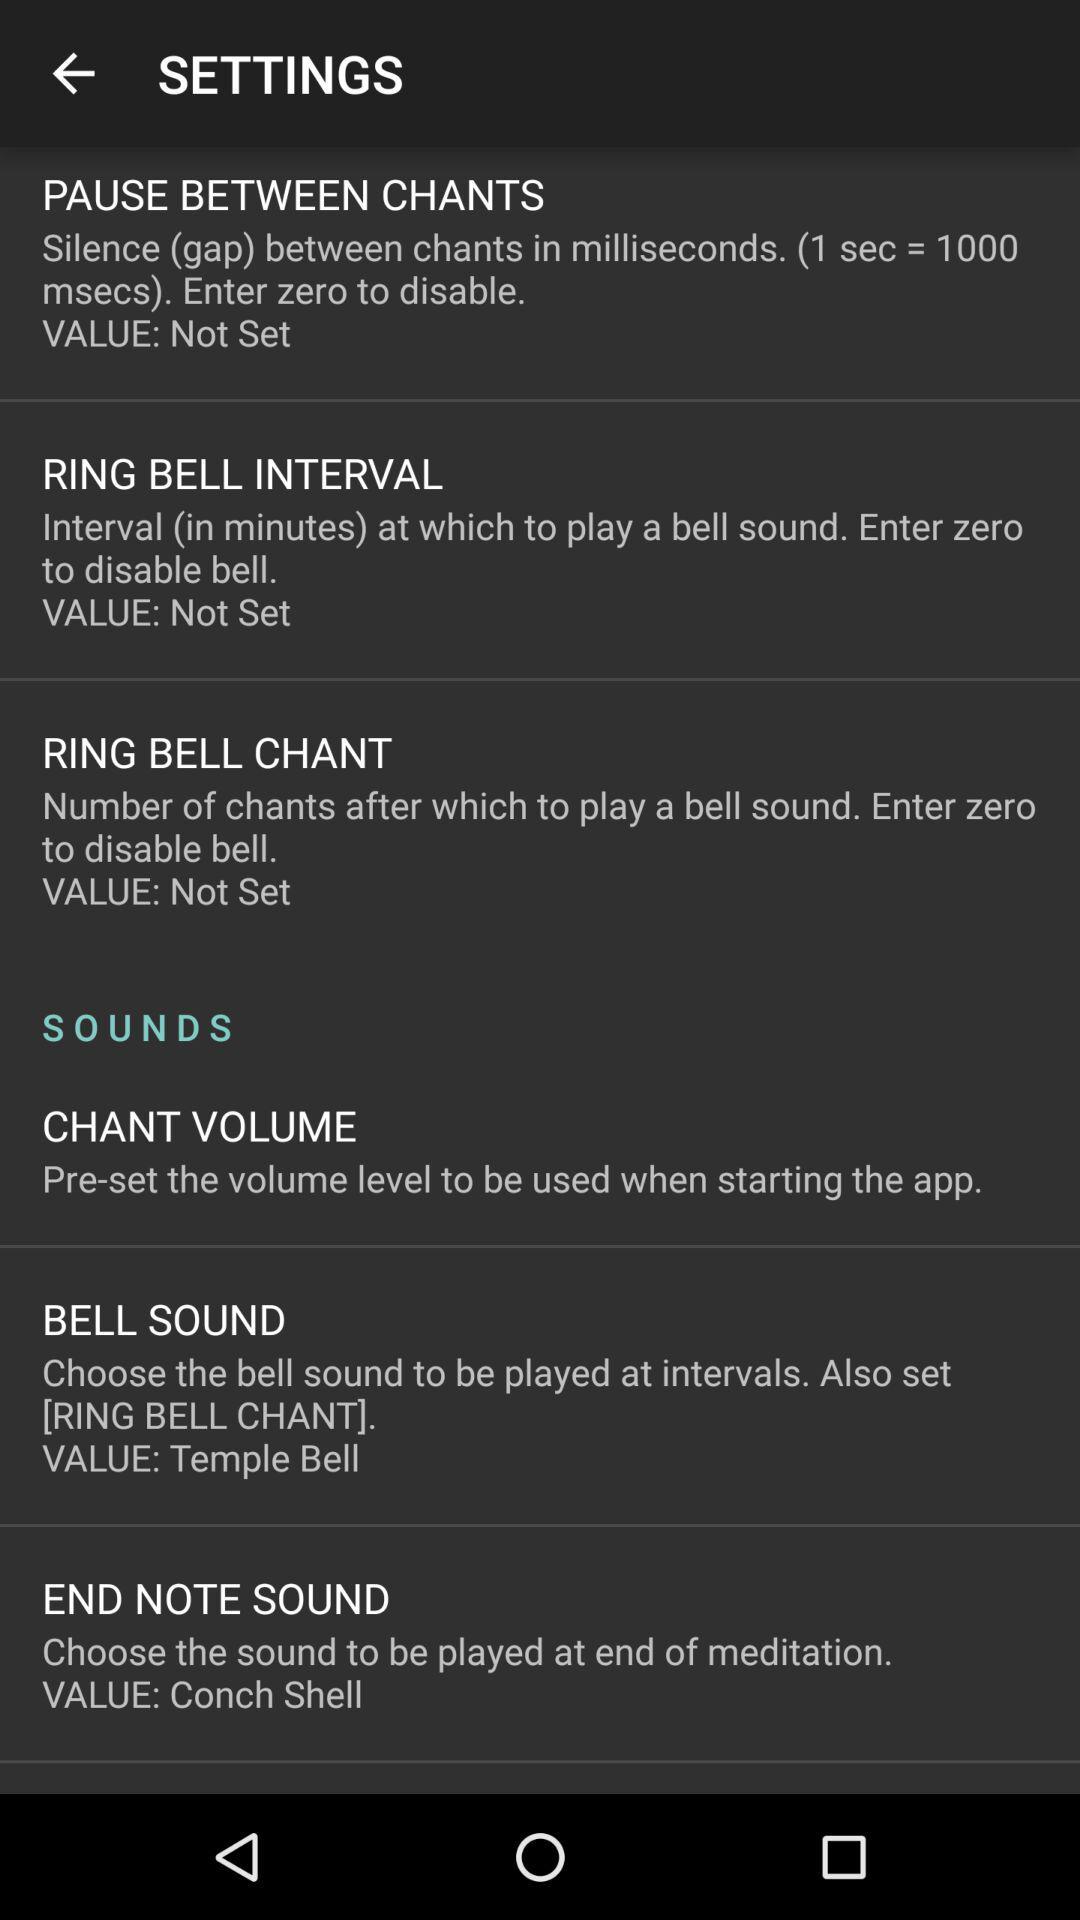  I want to click on the number of chants, so click(540, 847).